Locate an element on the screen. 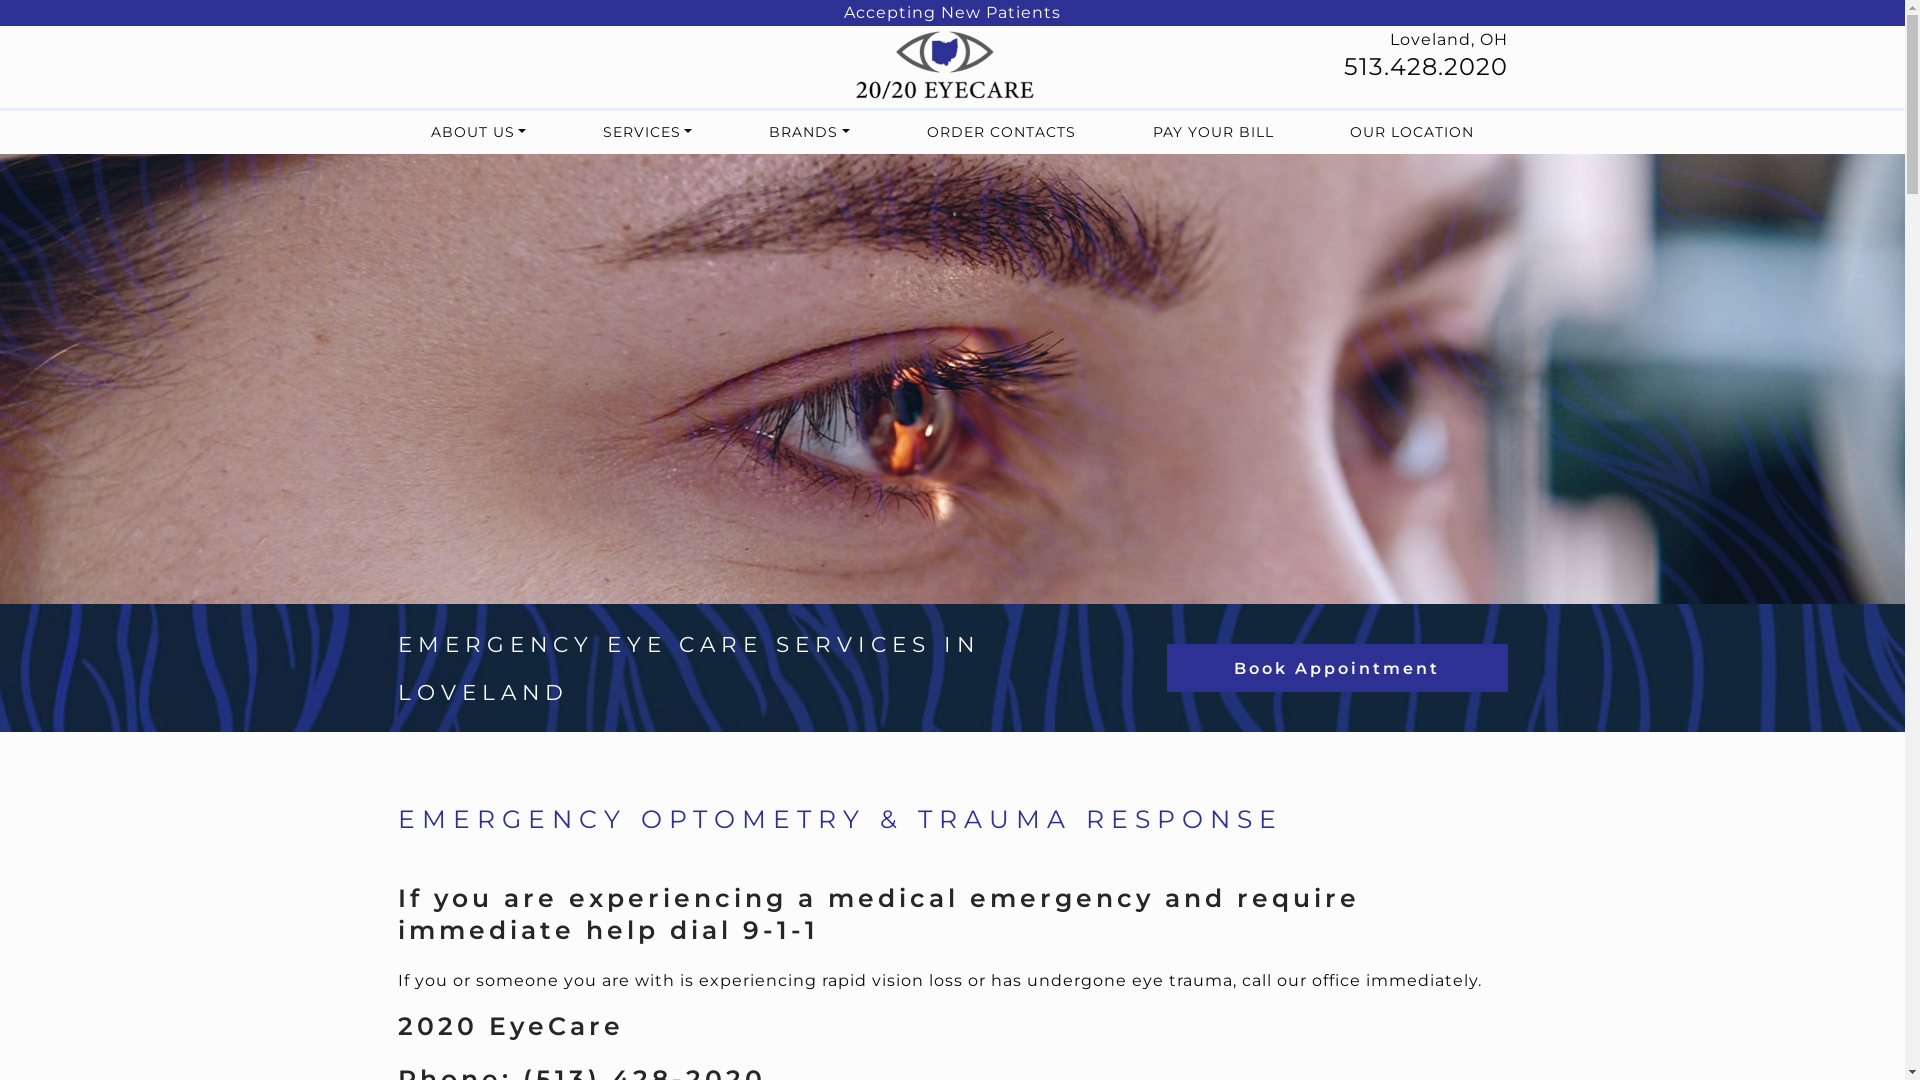 The image size is (1920, 1080). 'Book Appointment' is located at coordinates (1337, 667).